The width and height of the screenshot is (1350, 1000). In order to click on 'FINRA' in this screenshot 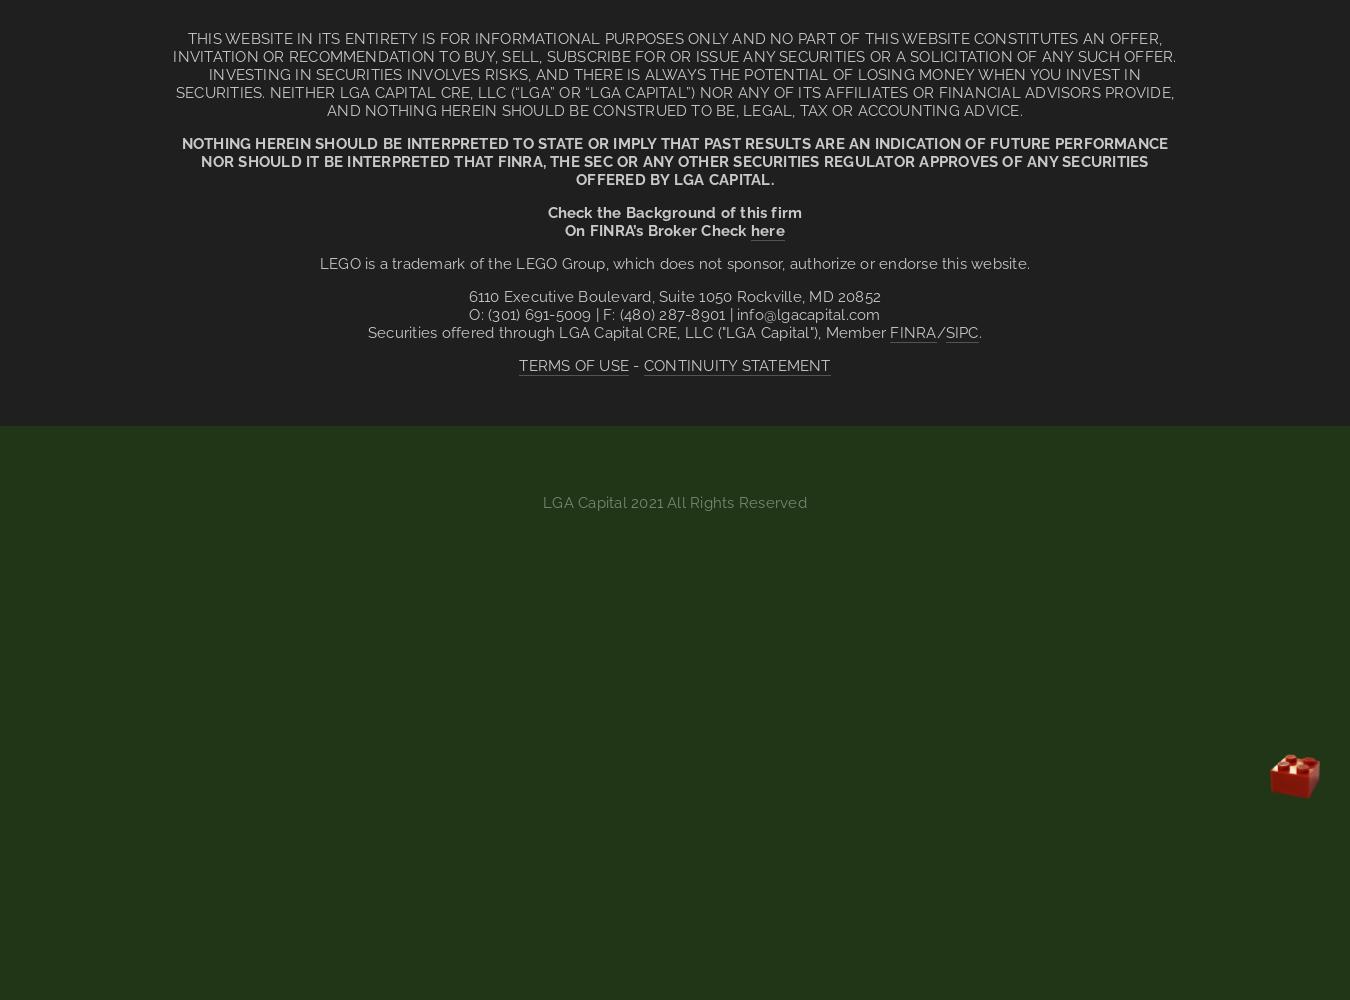, I will do `click(912, 332)`.